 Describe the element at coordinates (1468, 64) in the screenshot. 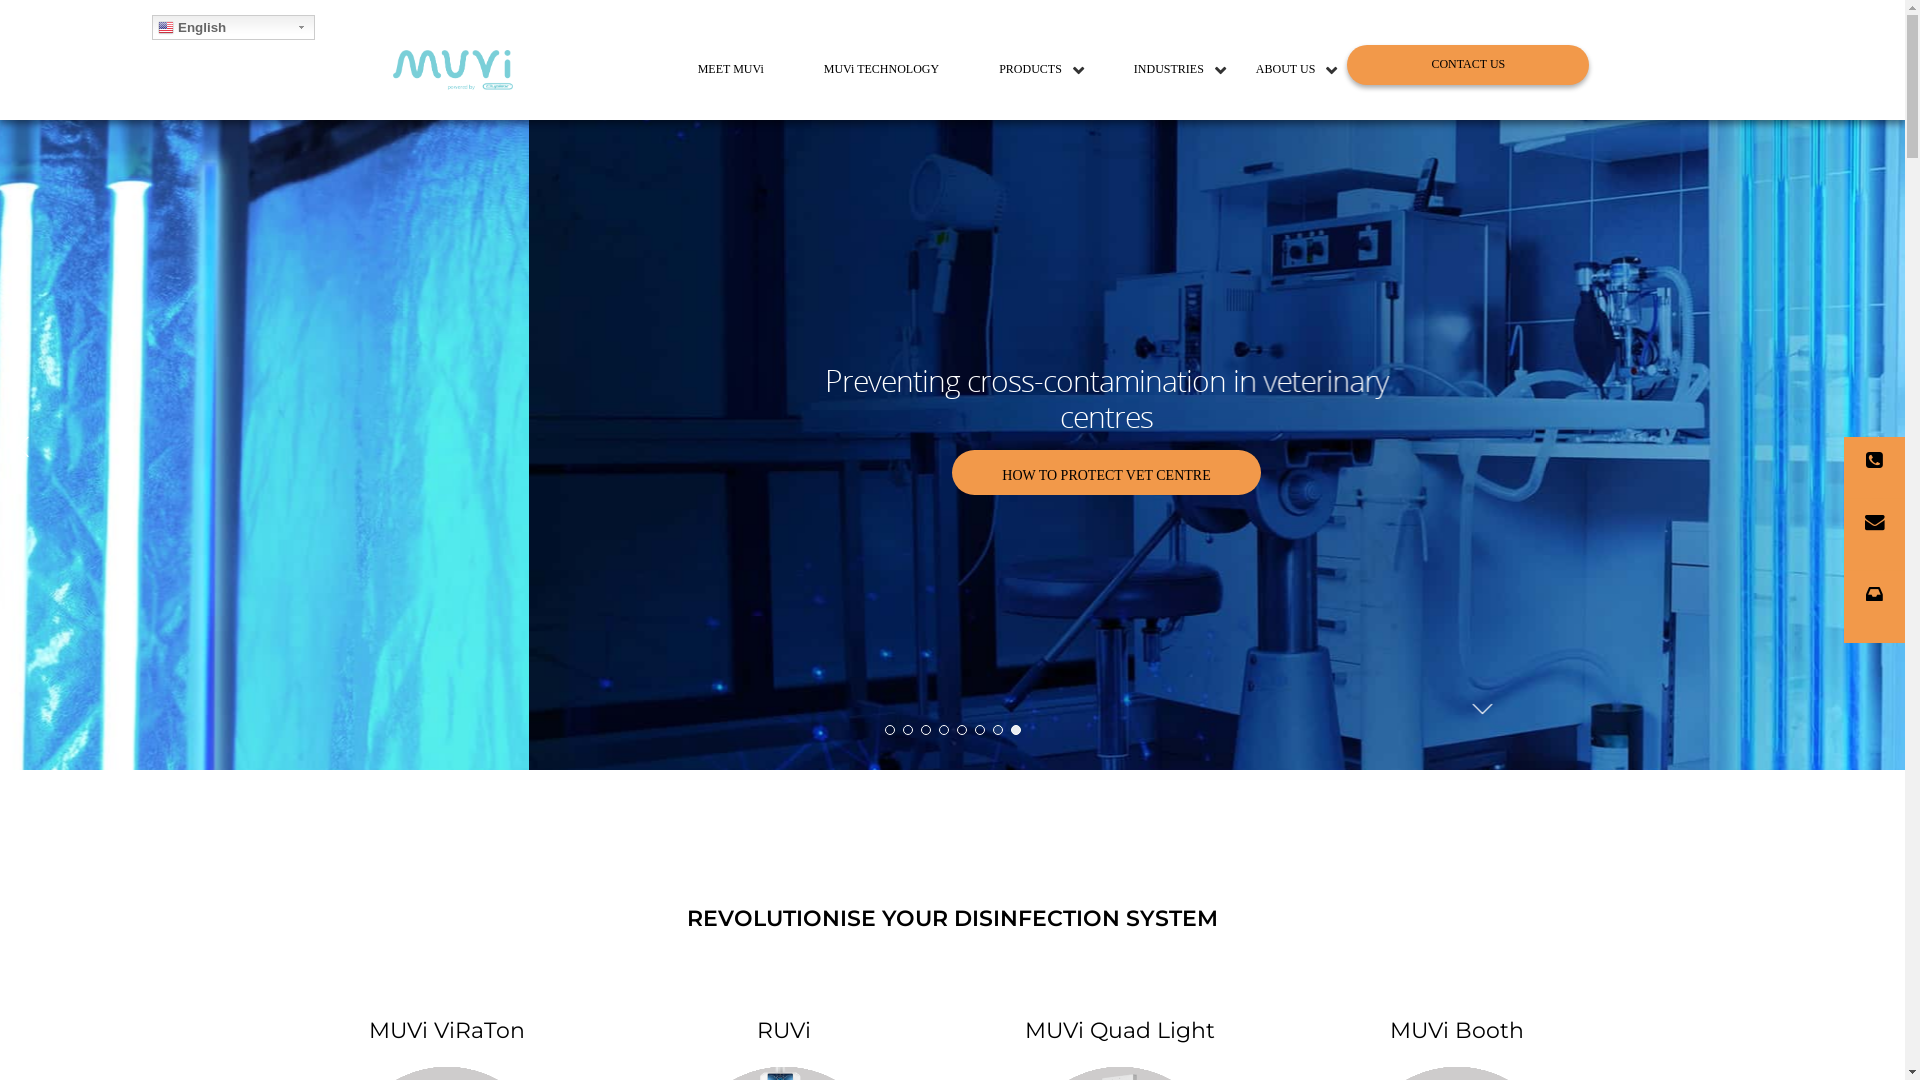

I see `'CONTACT US'` at that location.